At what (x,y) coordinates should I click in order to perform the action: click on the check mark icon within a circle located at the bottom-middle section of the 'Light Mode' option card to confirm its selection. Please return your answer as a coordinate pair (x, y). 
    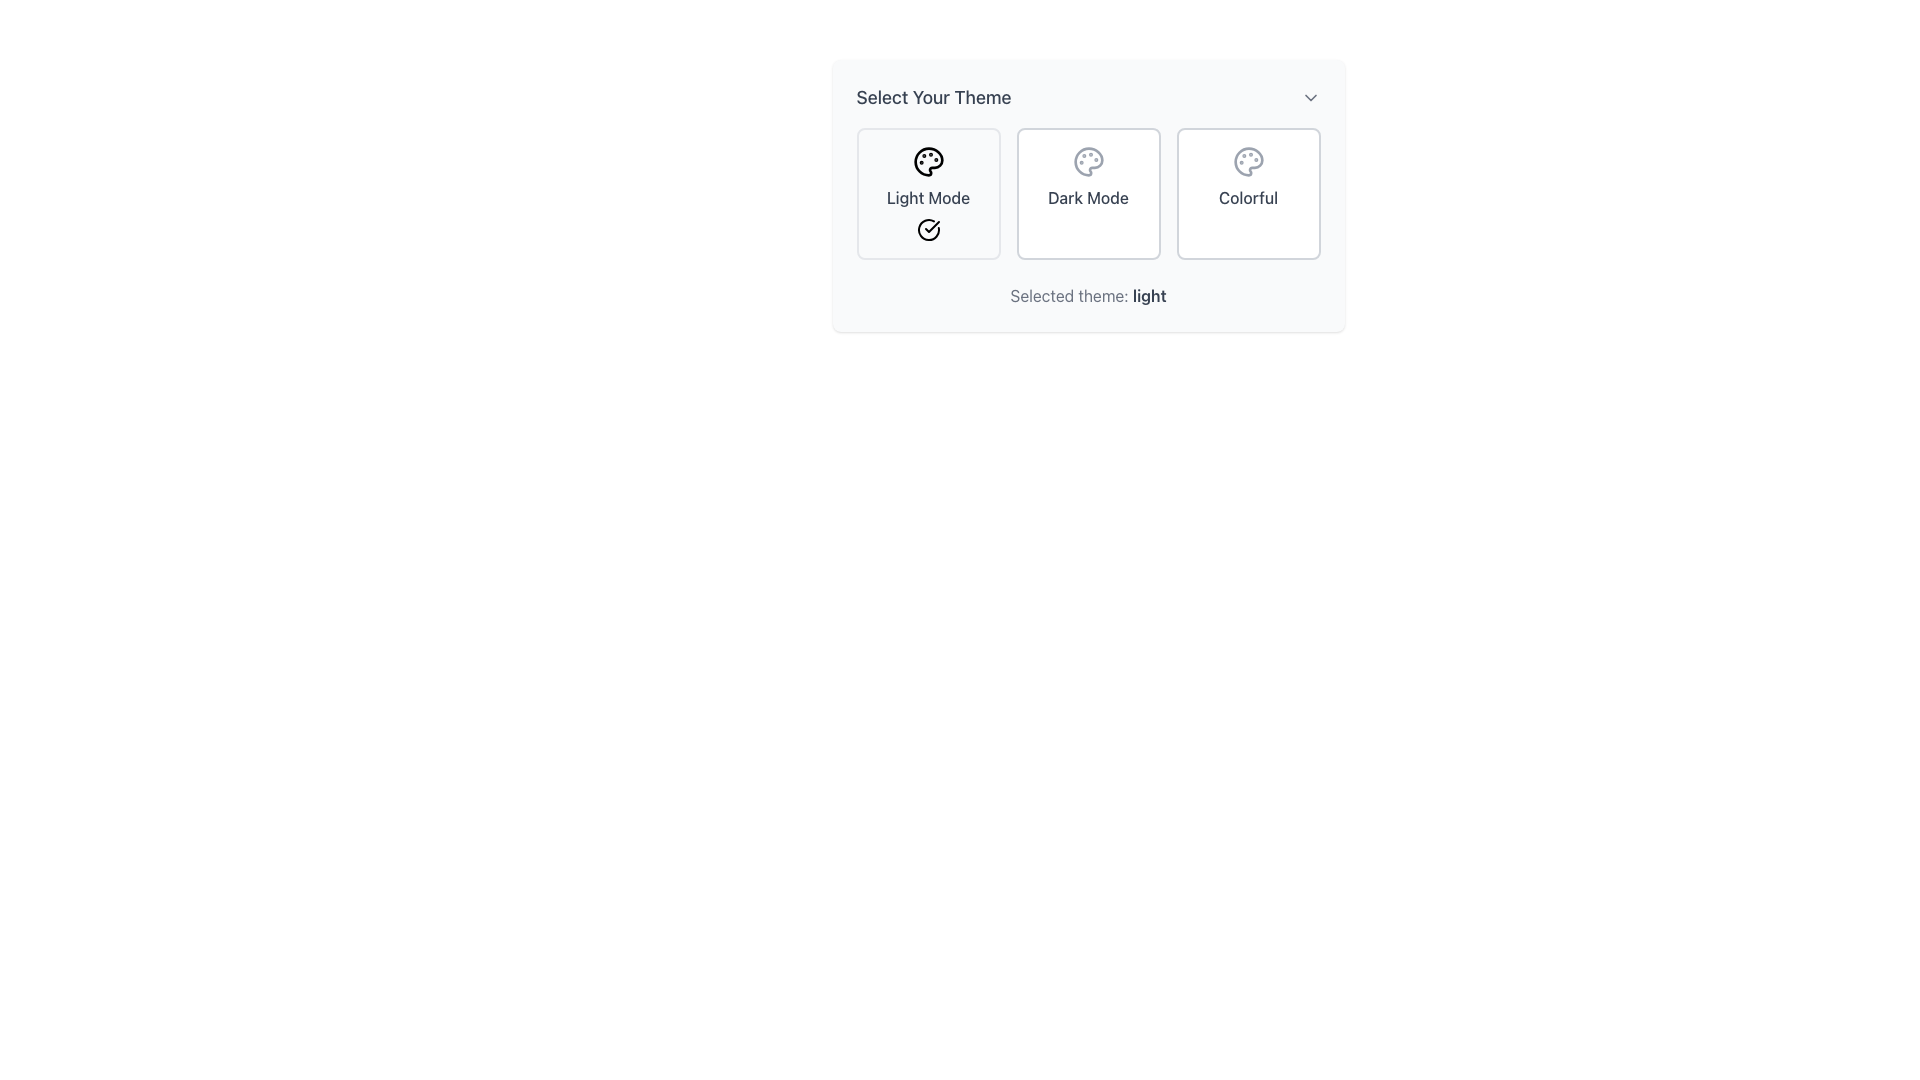
    Looking at the image, I should click on (927, 229).